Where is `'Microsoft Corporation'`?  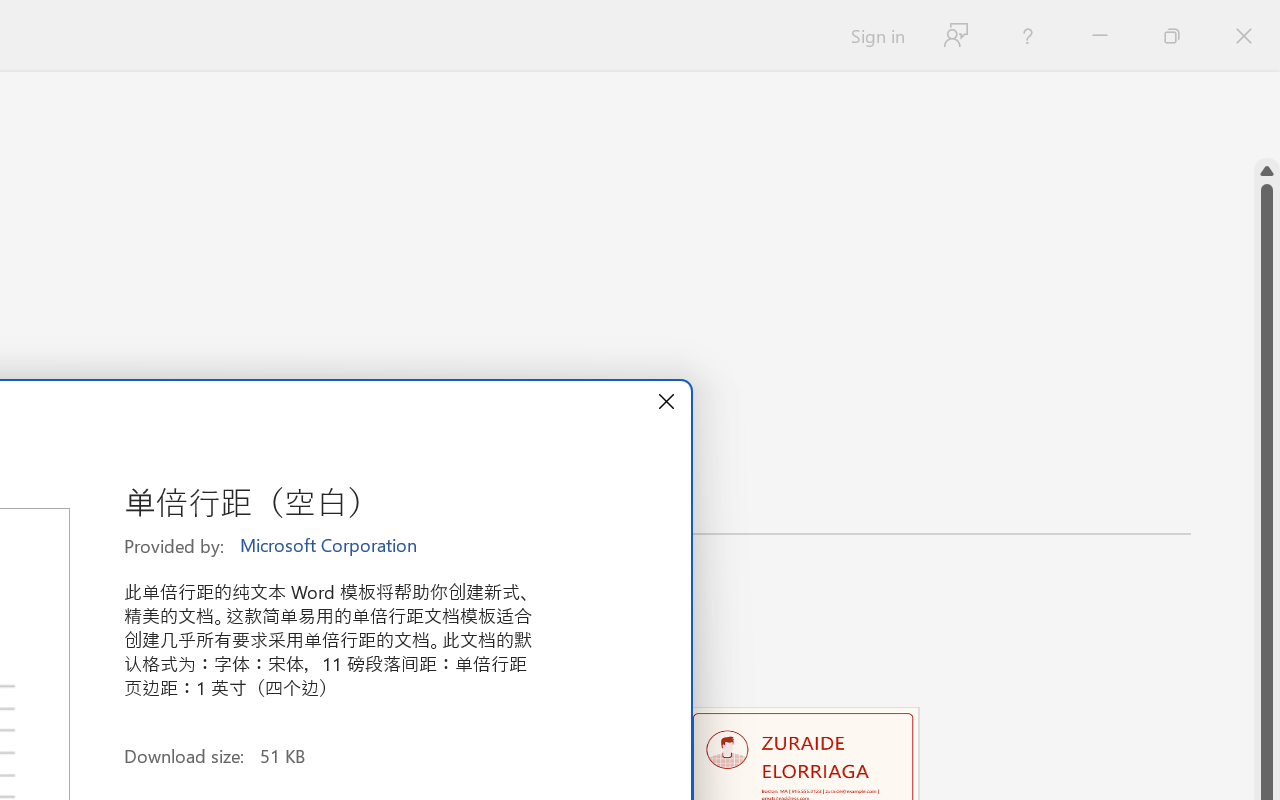
'Microsoft Corporation' is located at coordinates (330, 546).